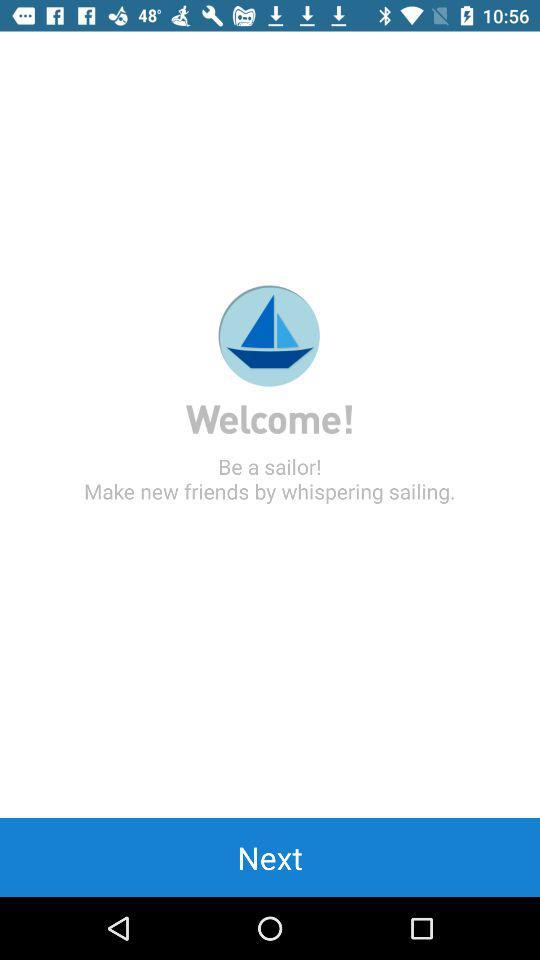 The width and height of the screenshot is (540, 960). What do you see at coordinates (270, 856) in the screenshot?
I see `the next` at bounding box center [270, 856].